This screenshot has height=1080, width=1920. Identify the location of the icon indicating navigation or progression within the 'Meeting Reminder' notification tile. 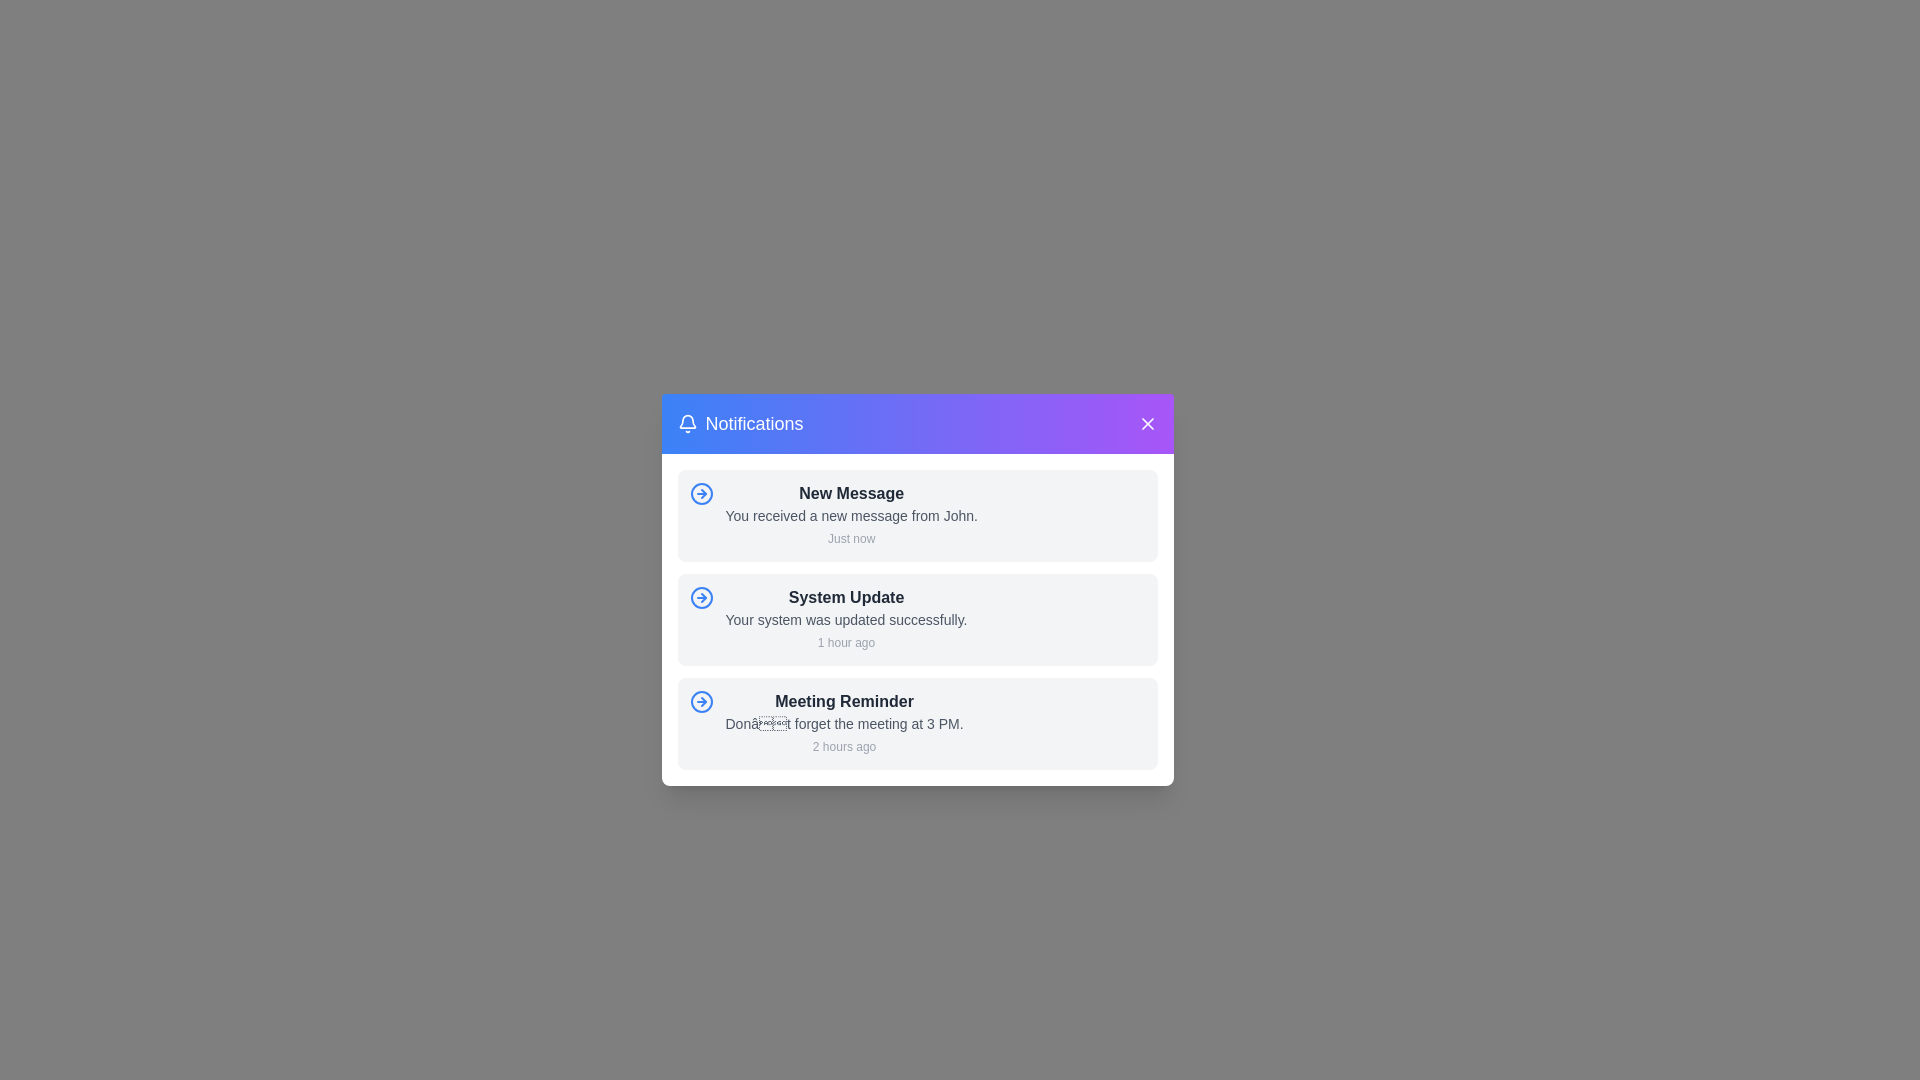
(701, 701).